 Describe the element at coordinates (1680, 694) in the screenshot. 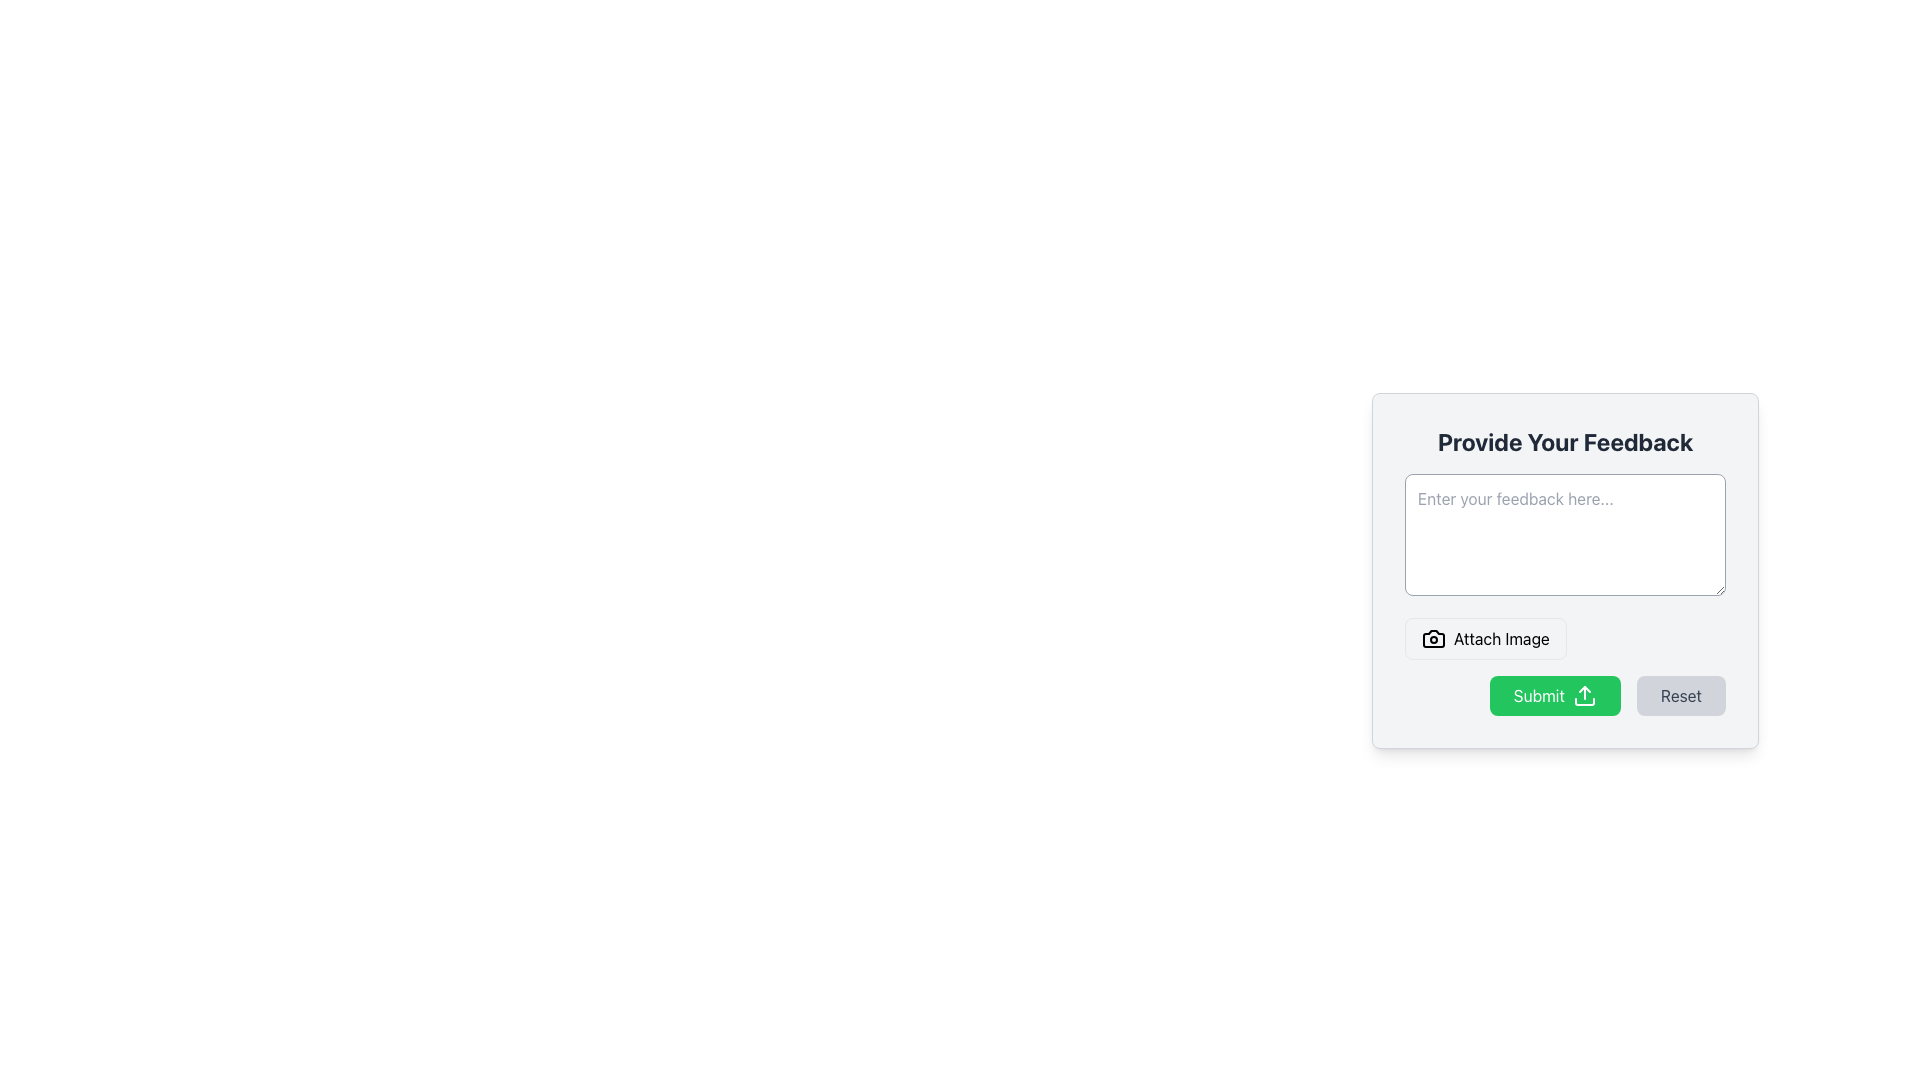

I see `the reset button located at the lower-right corner of the form to activate its hover effect` at that location.